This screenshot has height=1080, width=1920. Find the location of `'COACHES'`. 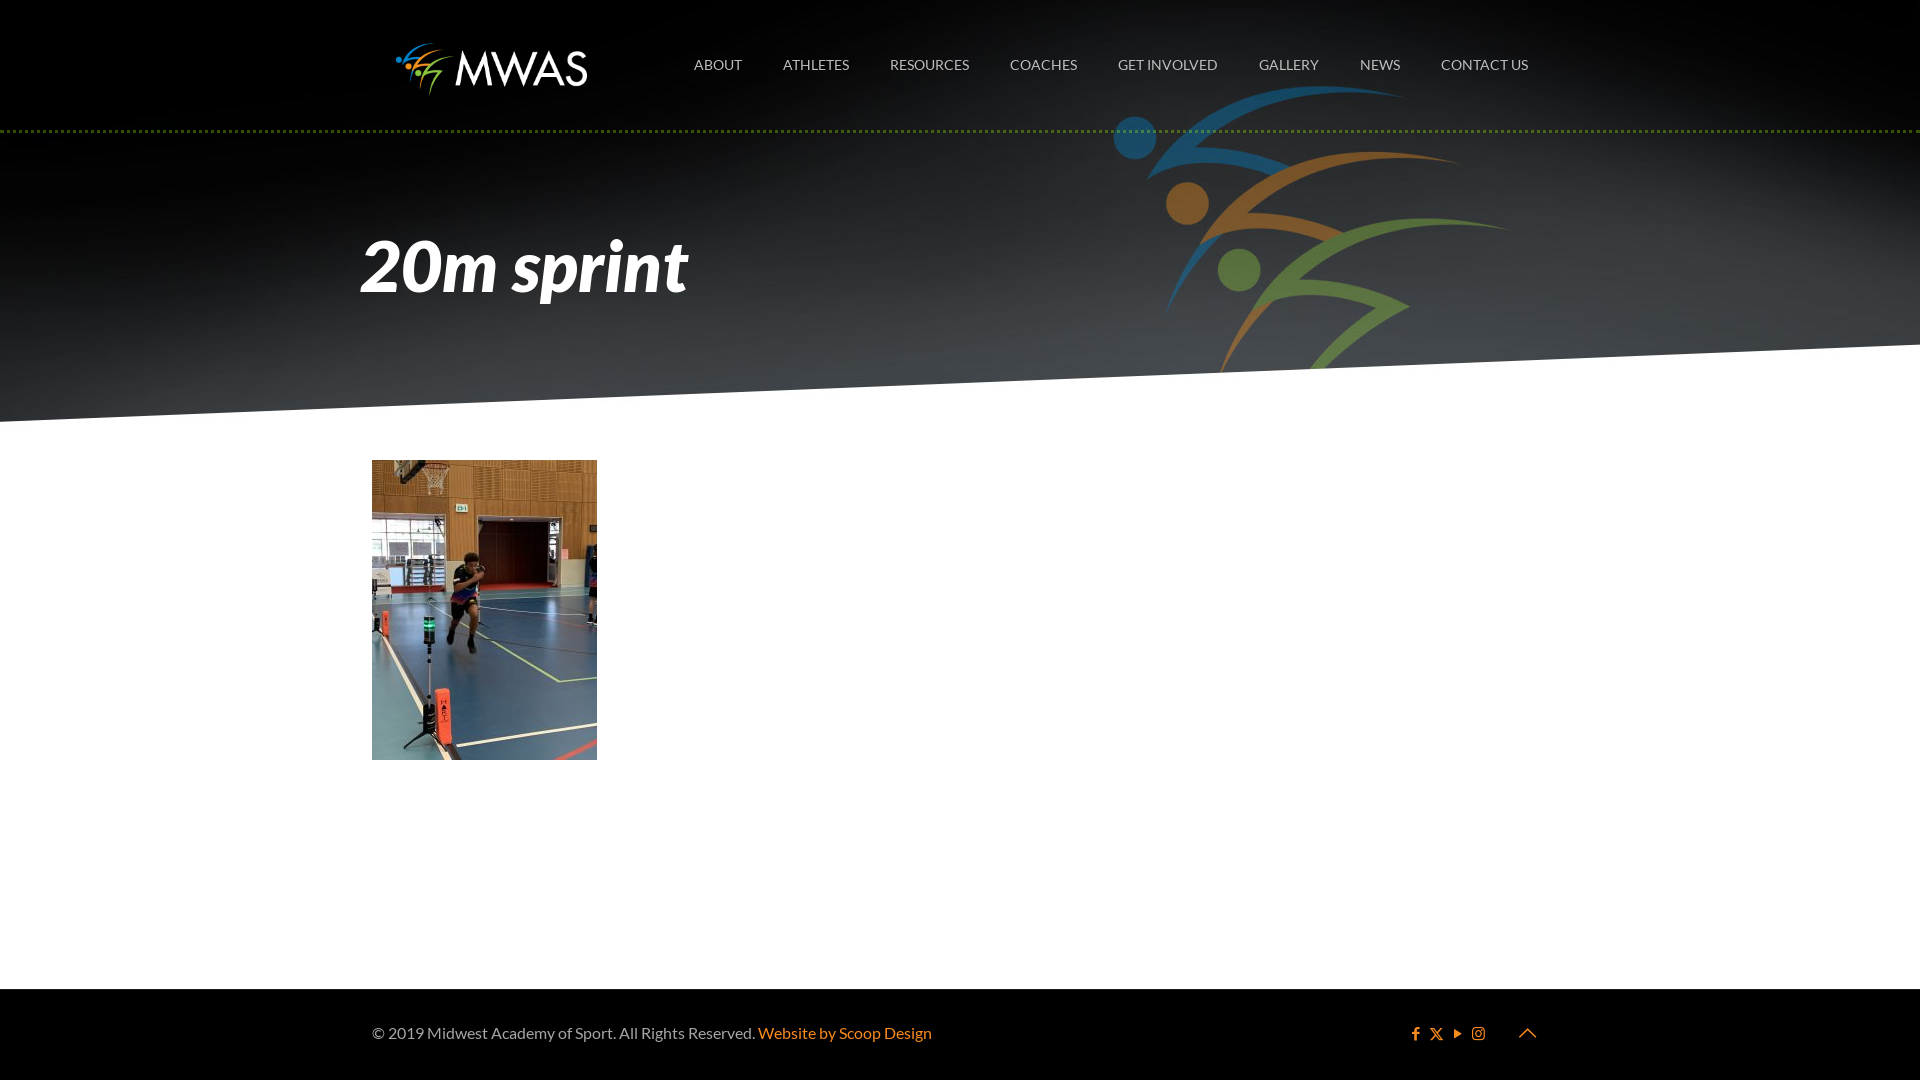

'COACHES' is located at coordinates (1042, 64).